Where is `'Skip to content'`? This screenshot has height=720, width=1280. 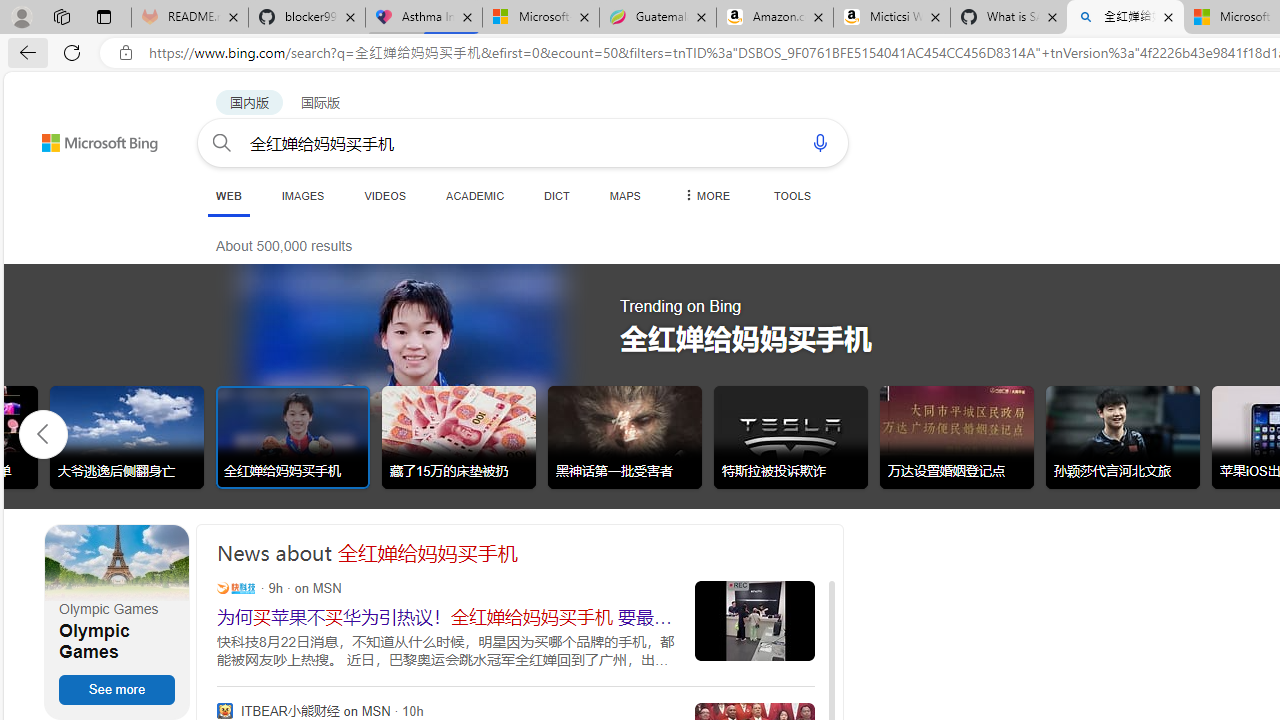
'Skip to content' is located at coordinates (64, 133).